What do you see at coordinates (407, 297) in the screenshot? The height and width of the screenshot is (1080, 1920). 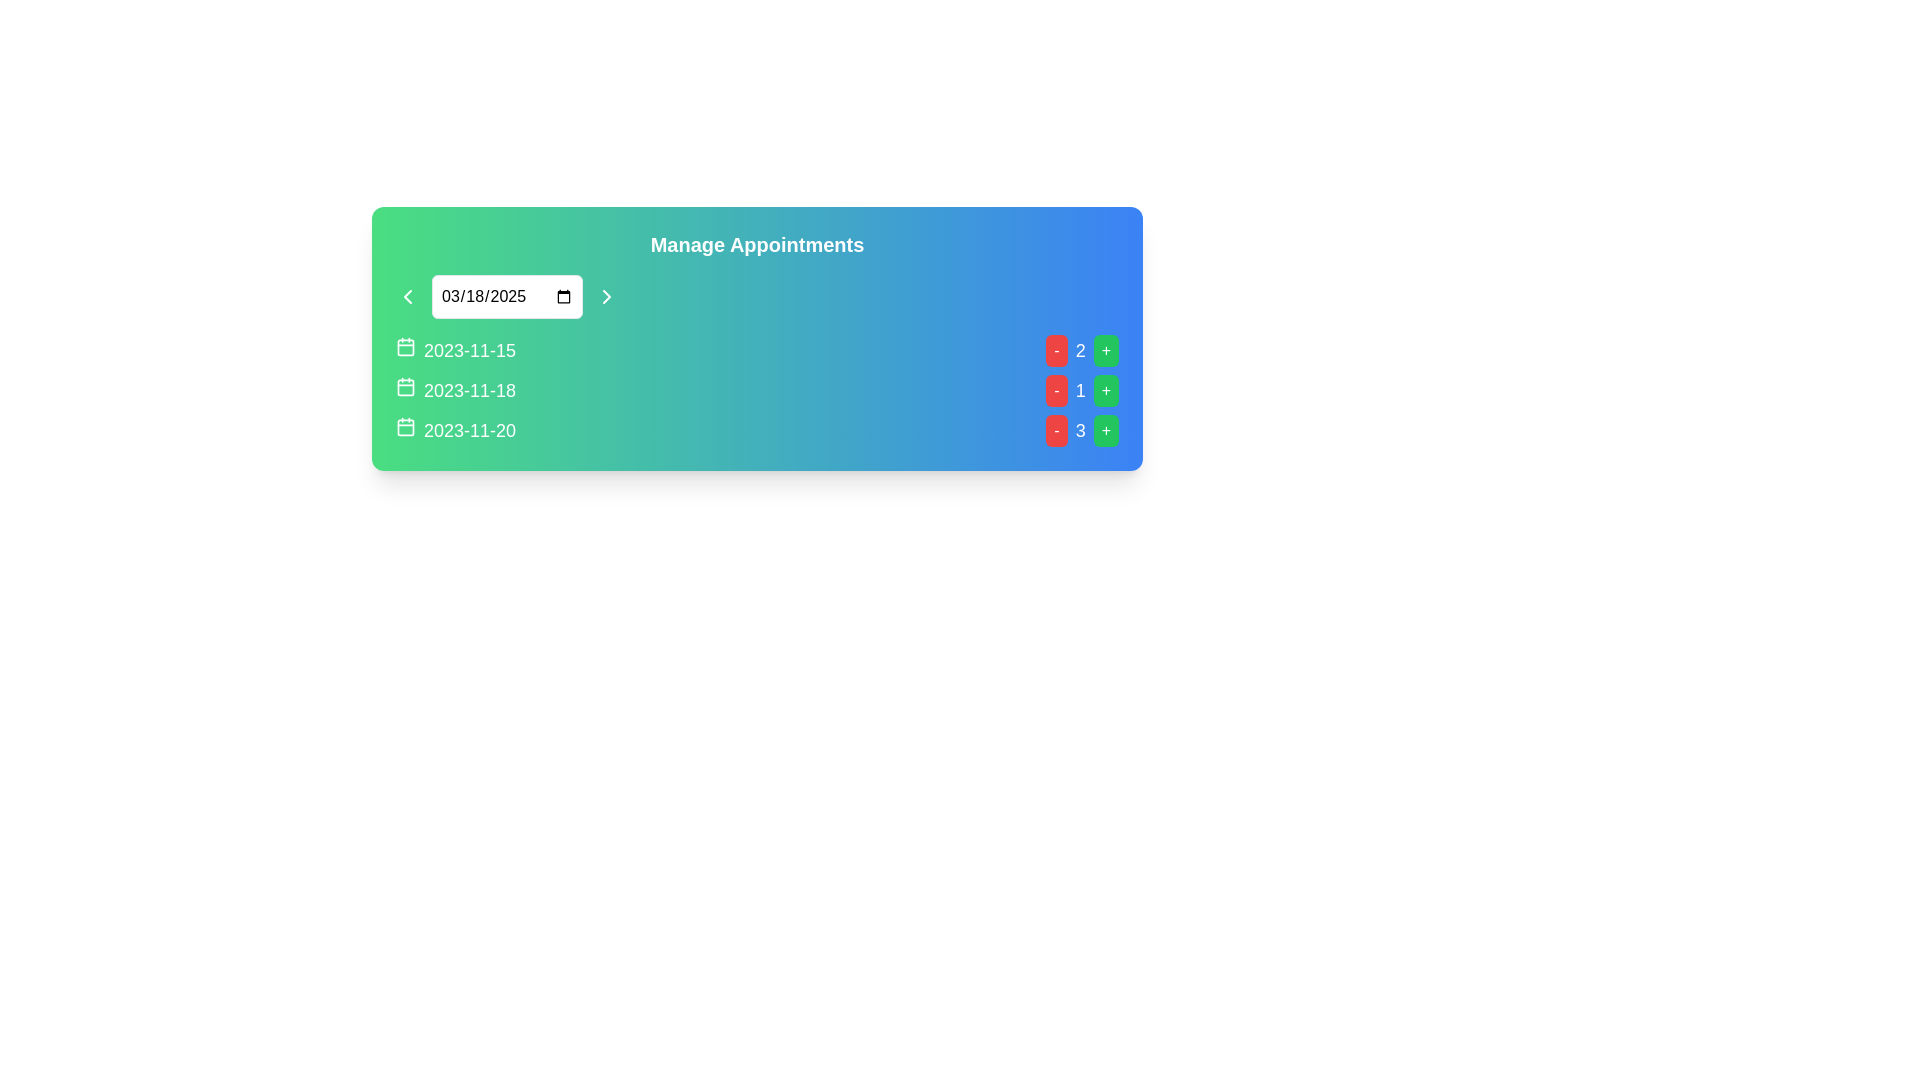 I see `the Chevron Arrow icon located in the top-left area of the panel` at bounding box center [407, 297].